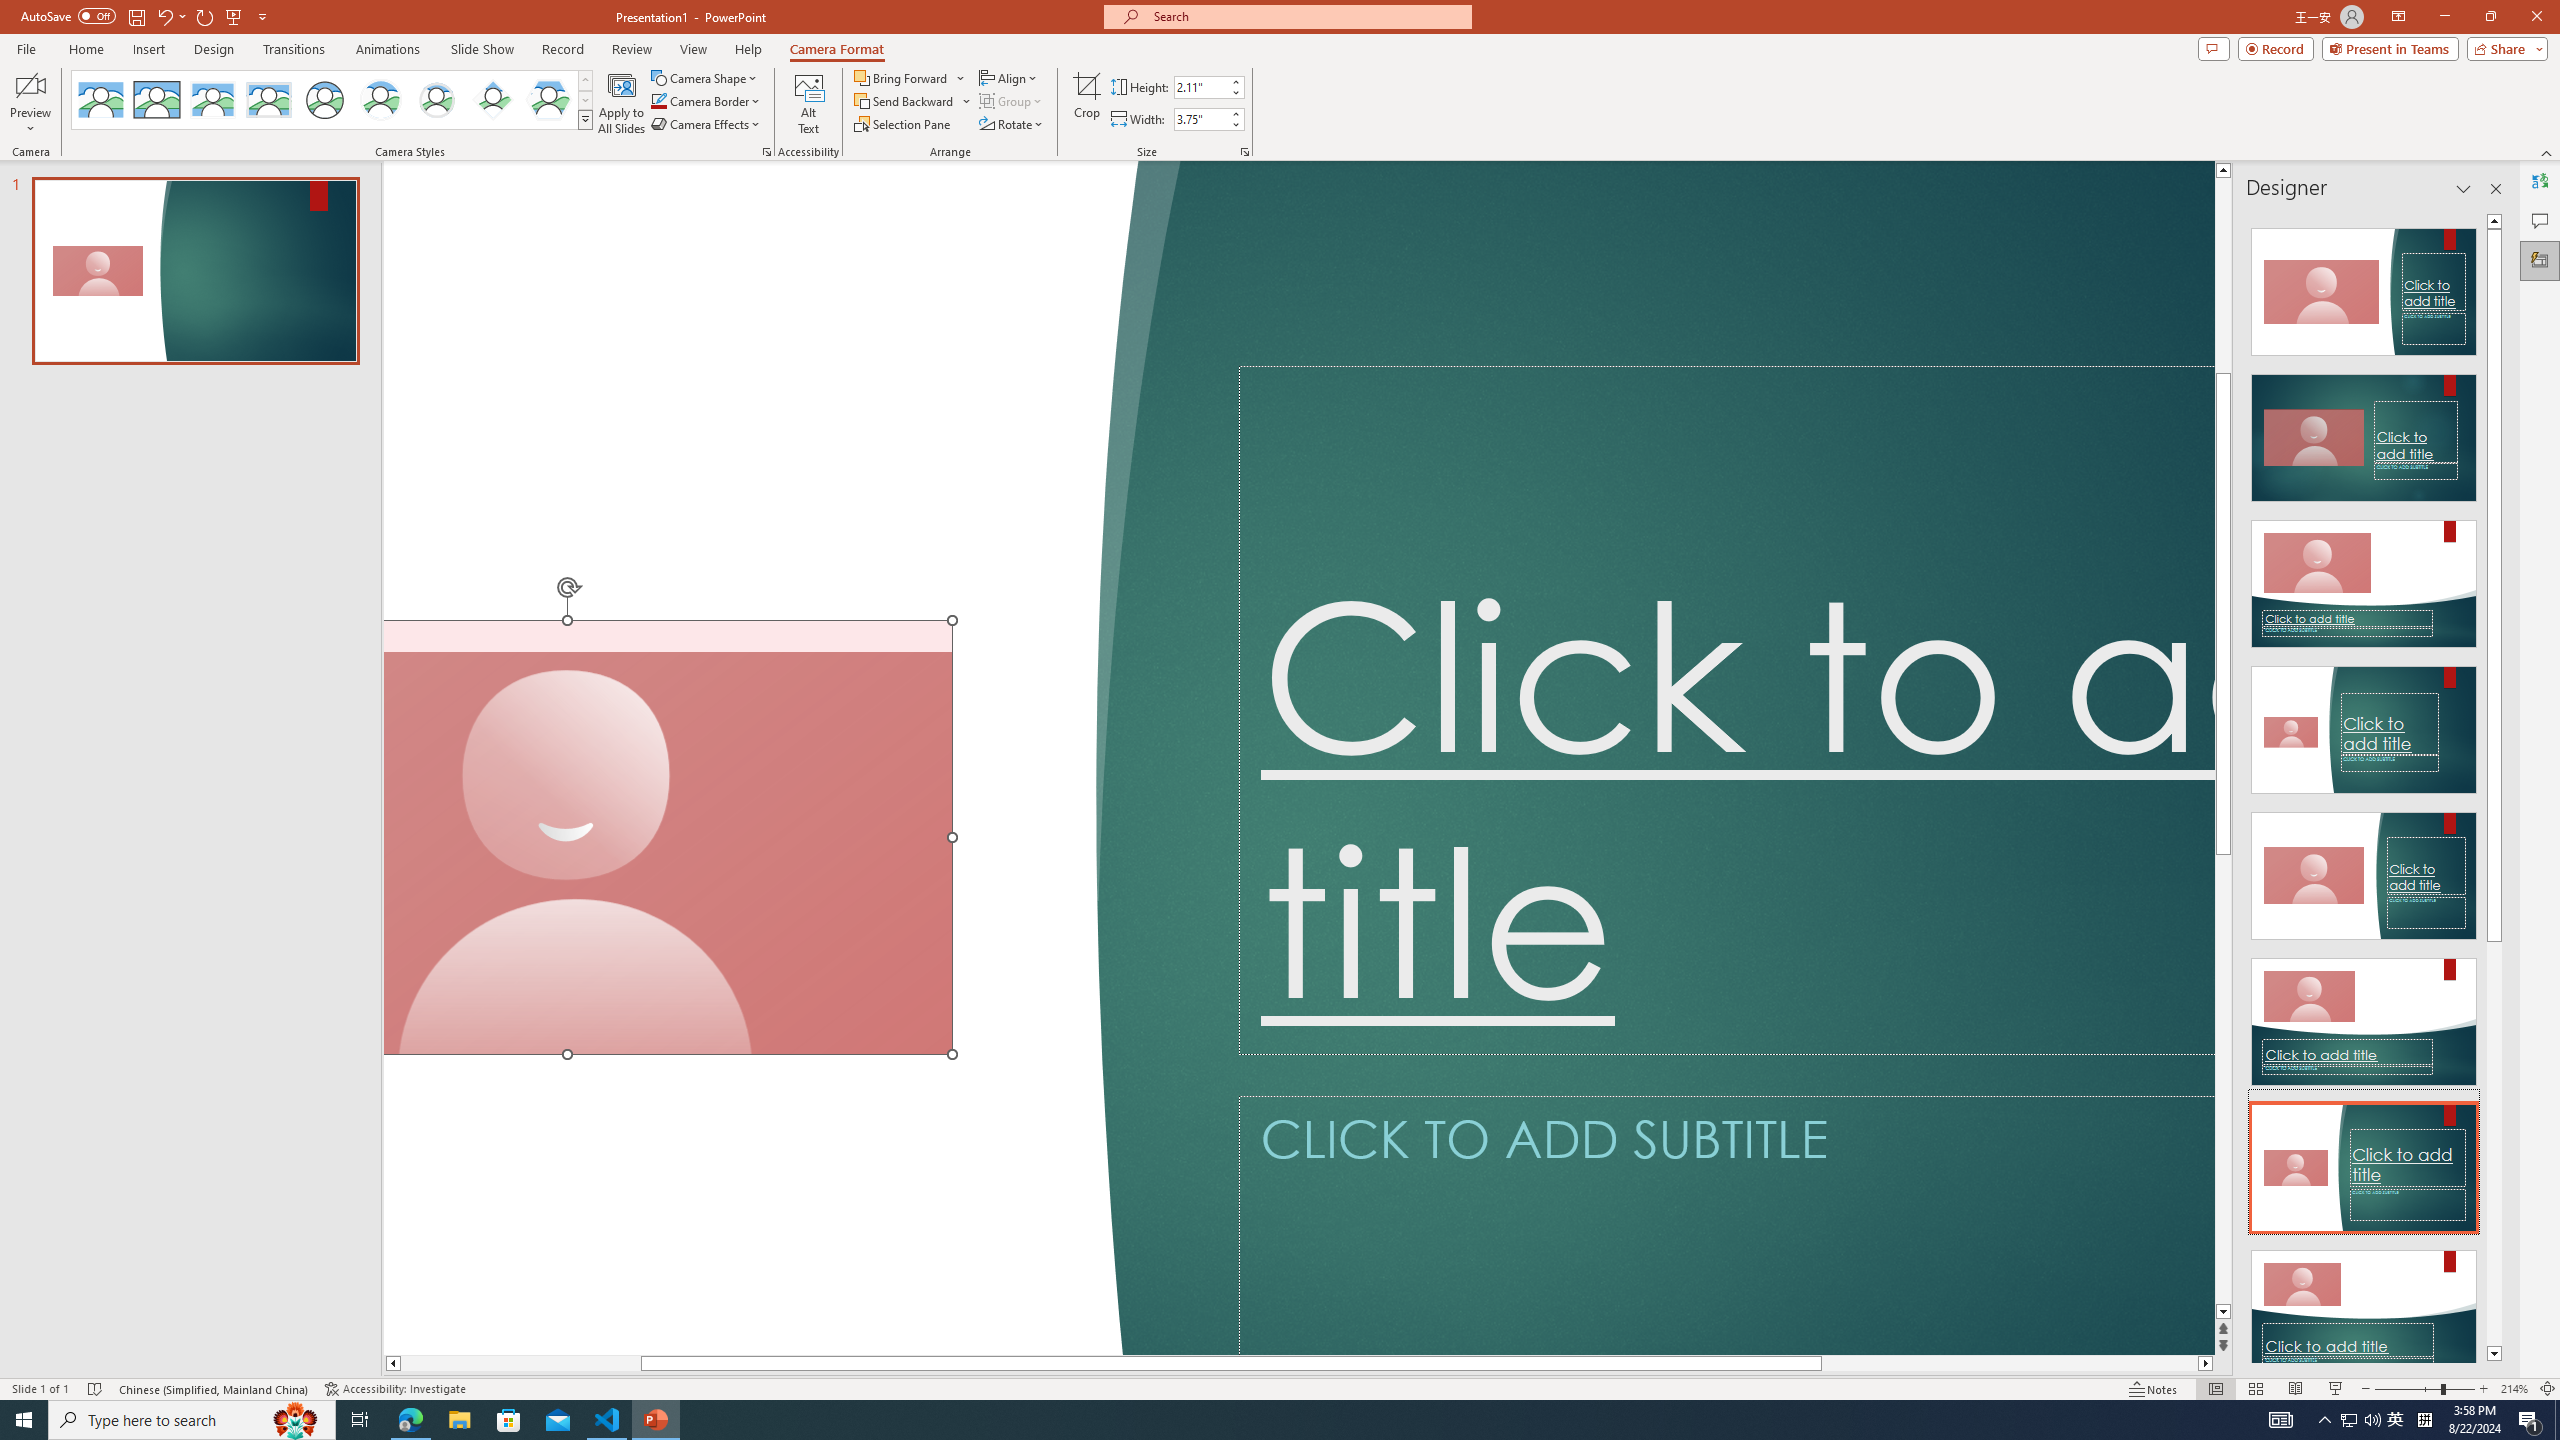 This screenshot has height=1440, width=2560. I want to click on 'Simple Frame Circle', so click(325, 99).